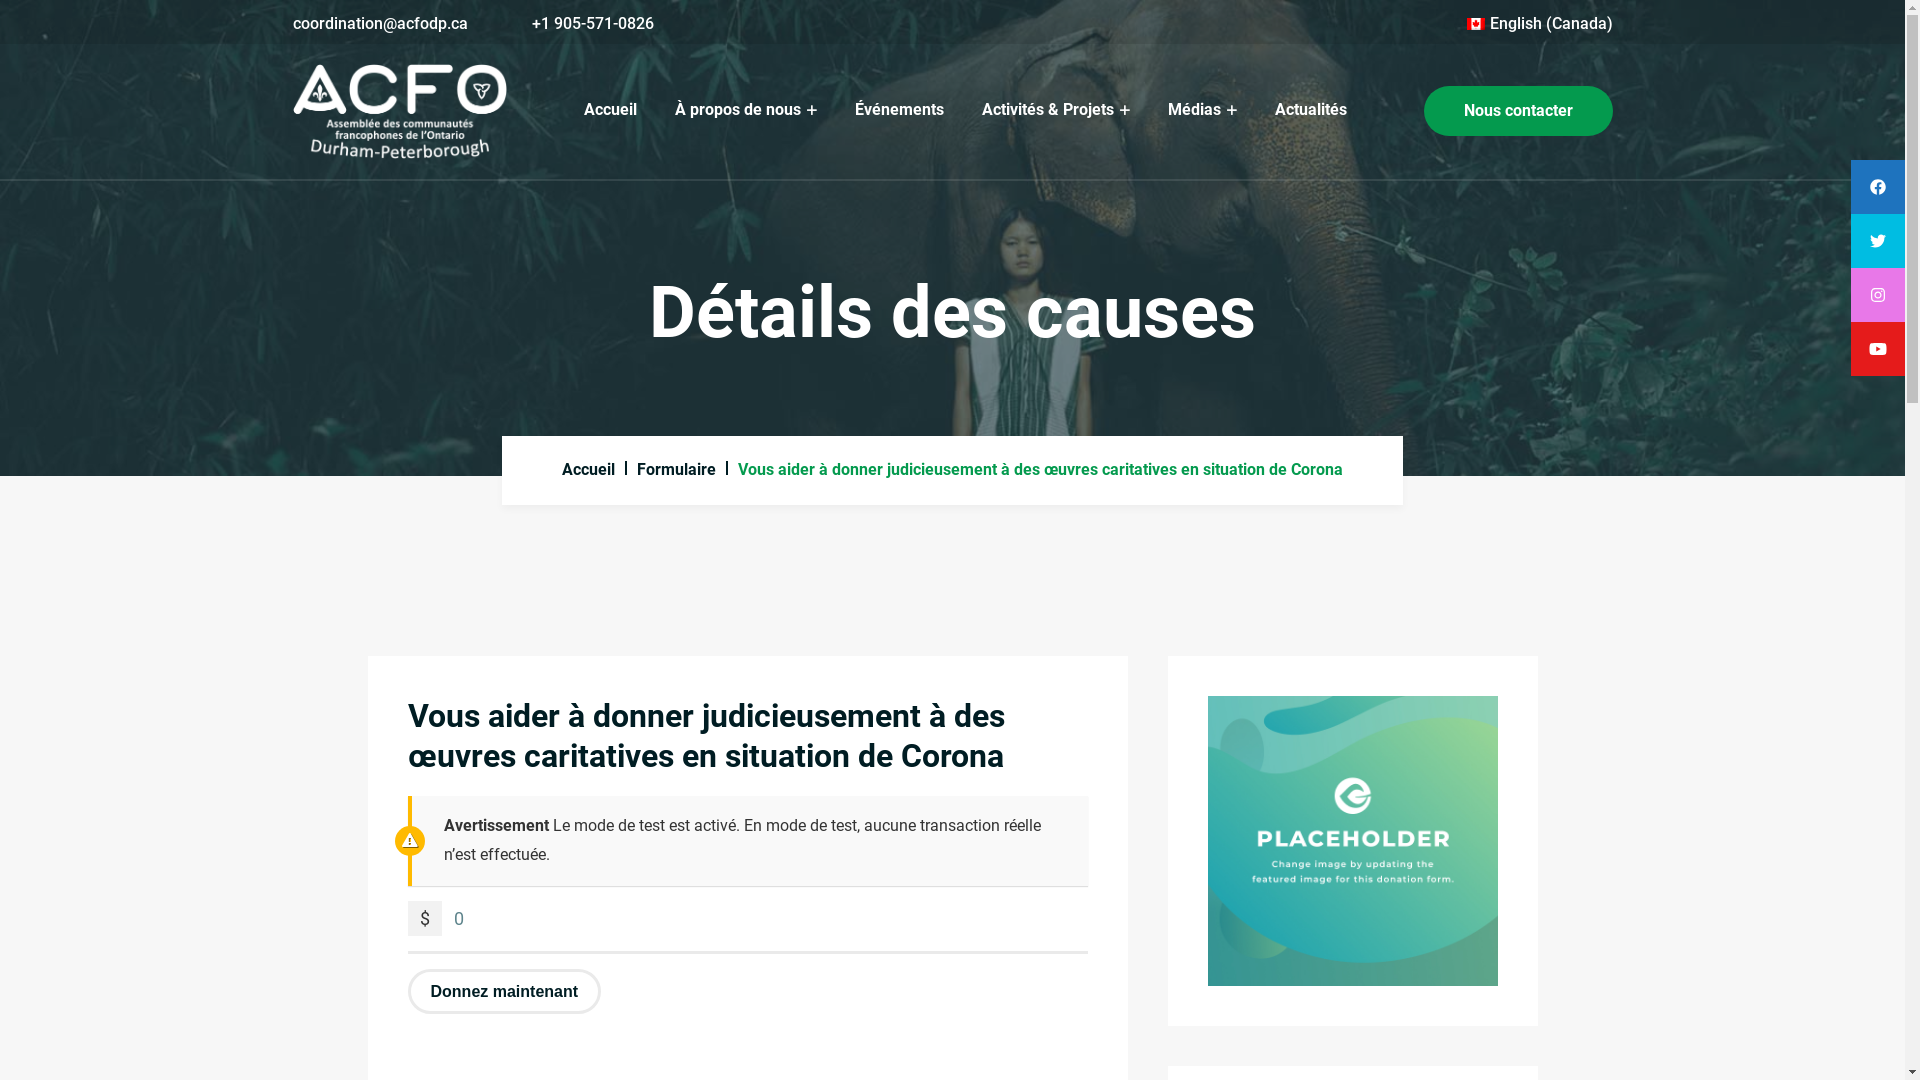 The width and height of the screenshot is (1920, 1080). I want to click on '+1 905-571-0826', so click(532, 23).